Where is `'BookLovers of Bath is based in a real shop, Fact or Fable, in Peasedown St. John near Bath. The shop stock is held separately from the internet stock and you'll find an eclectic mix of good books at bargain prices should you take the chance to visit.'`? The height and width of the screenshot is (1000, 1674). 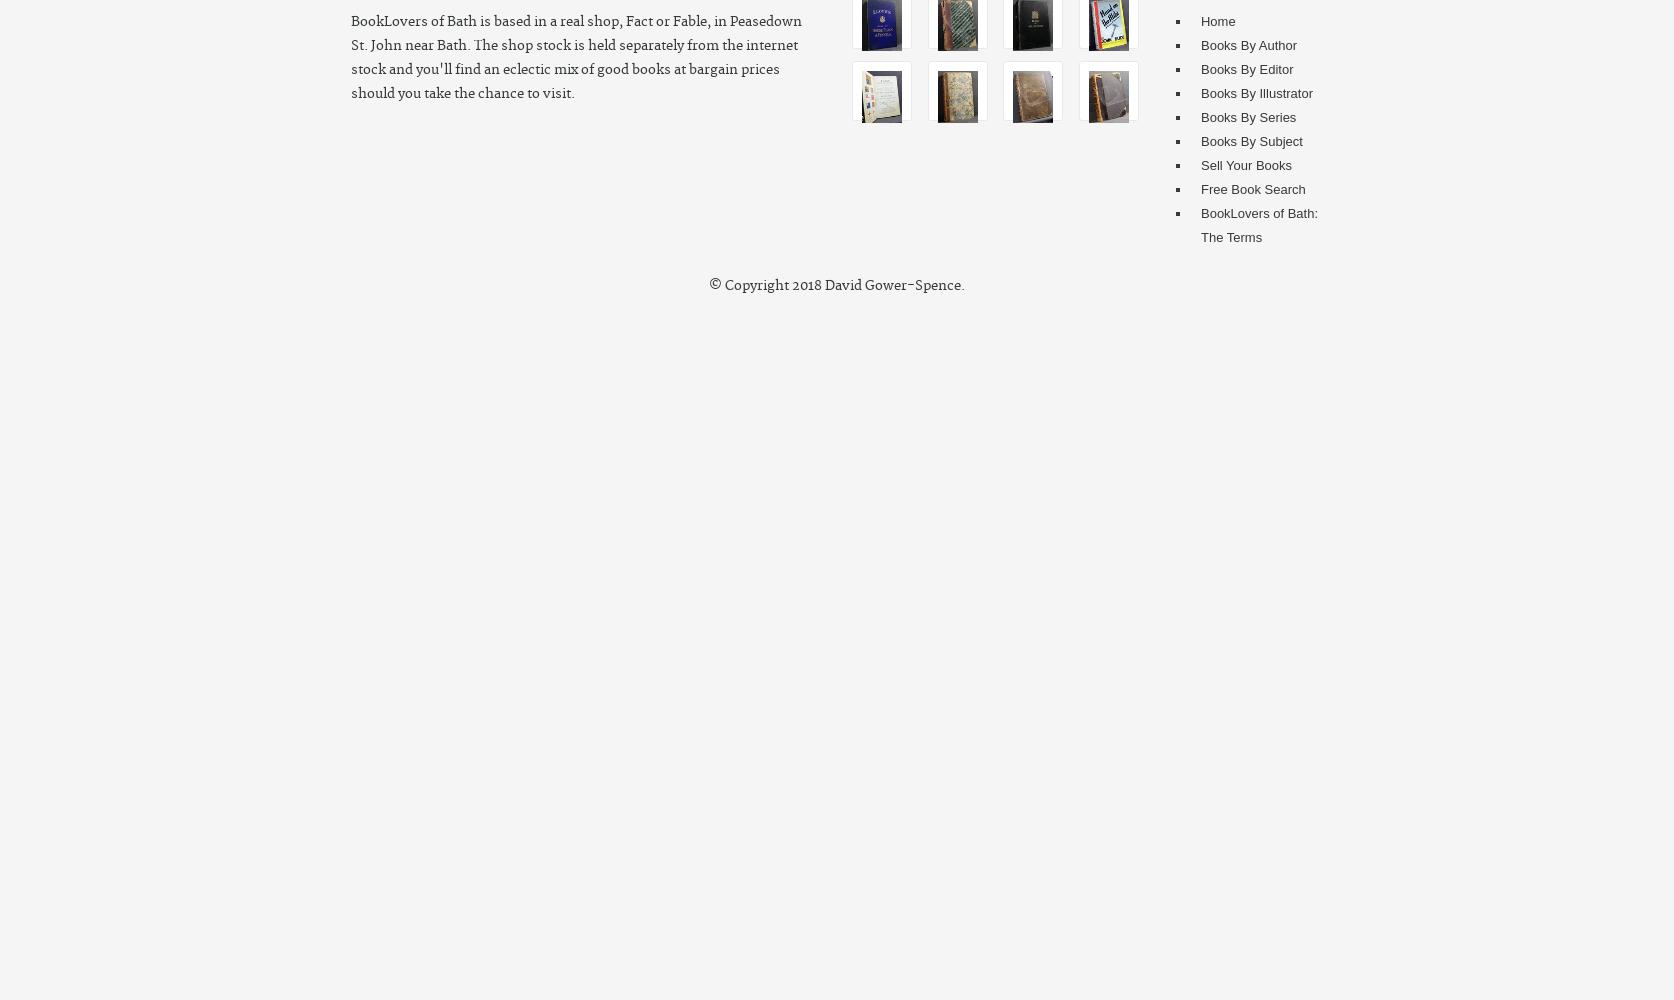 'BookLovers of Bath is based in a real shop, Fact or Fable, in Peasedown St. John near Bath. The shop stock is held separately from the internet stock and you'll find an eclectic mix of good books at bargain prices should you take the chance to visit.' is located at coordinates (576, 58).